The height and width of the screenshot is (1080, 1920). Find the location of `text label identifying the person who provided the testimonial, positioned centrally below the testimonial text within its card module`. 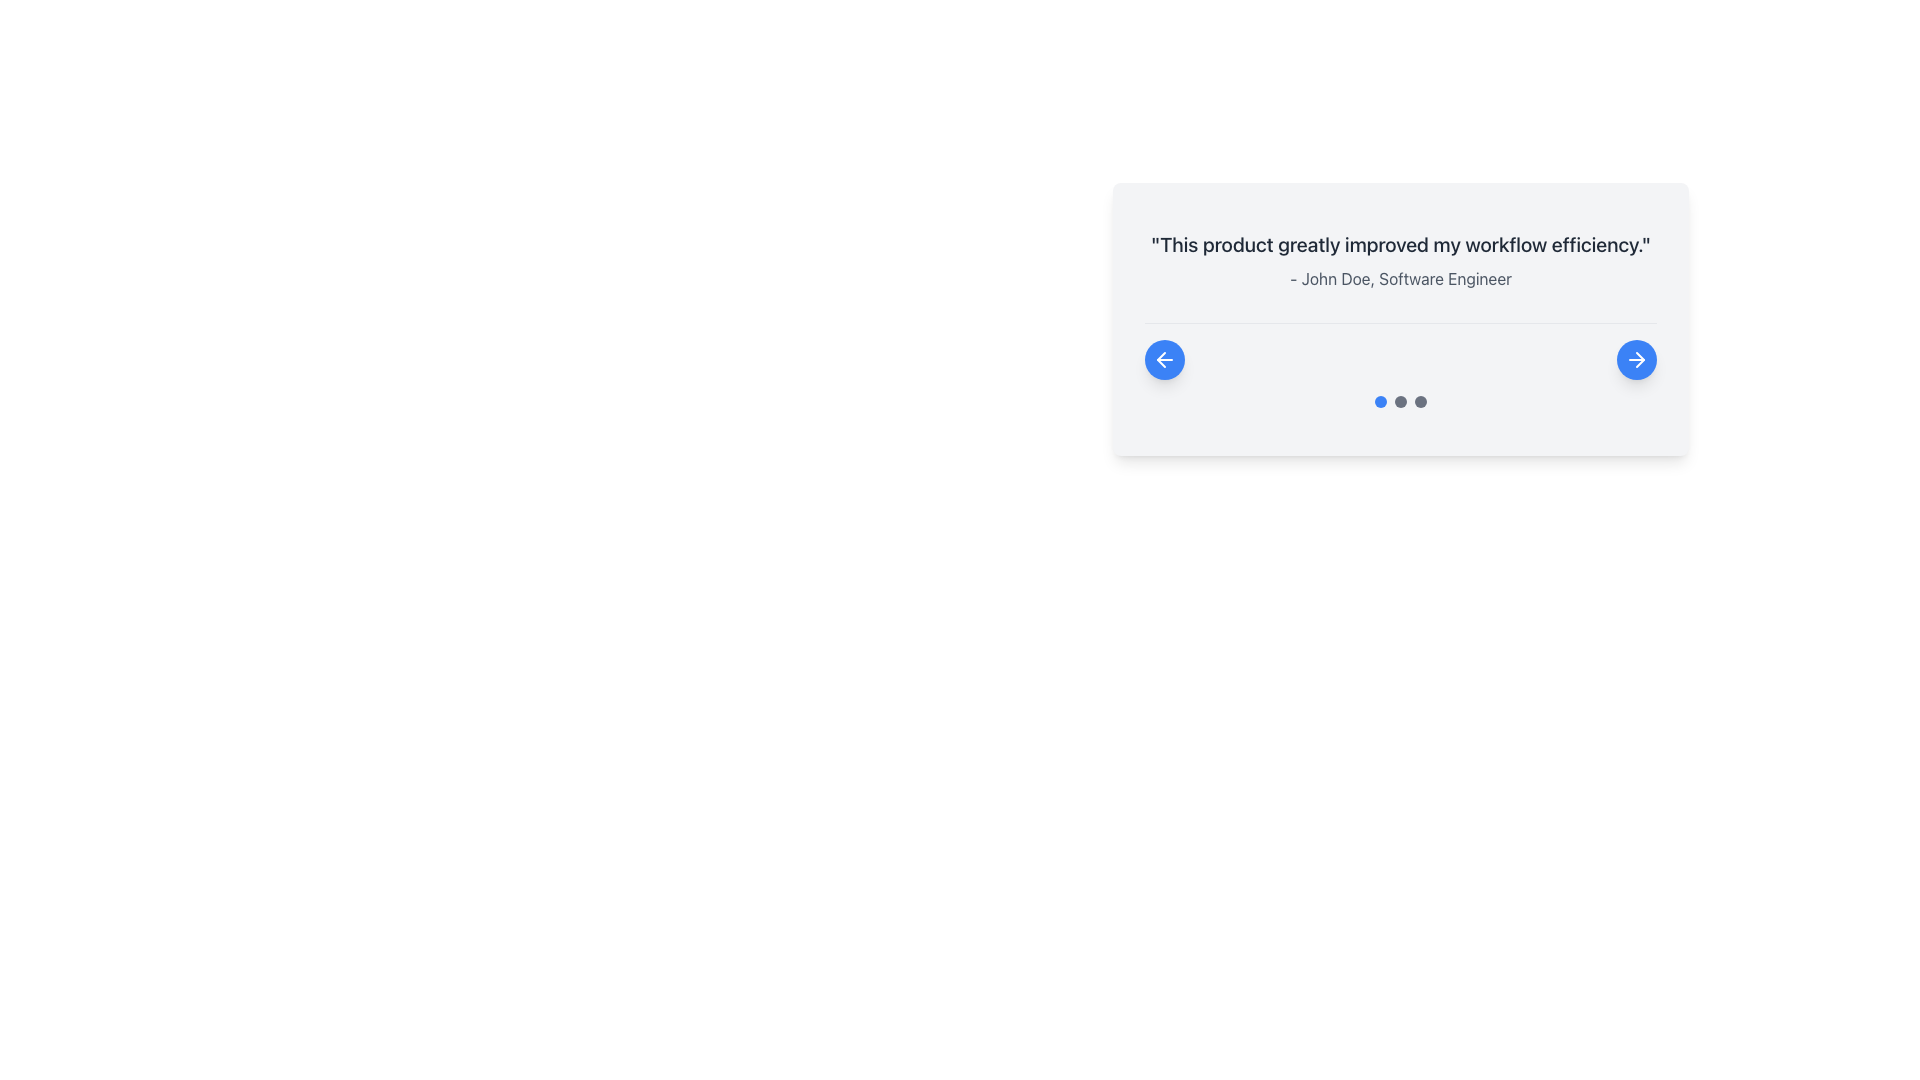

text label identifying the person who provided the testimonial, positioned centrally below the testimonial text within its card module is located at coordinates (1400, 278).